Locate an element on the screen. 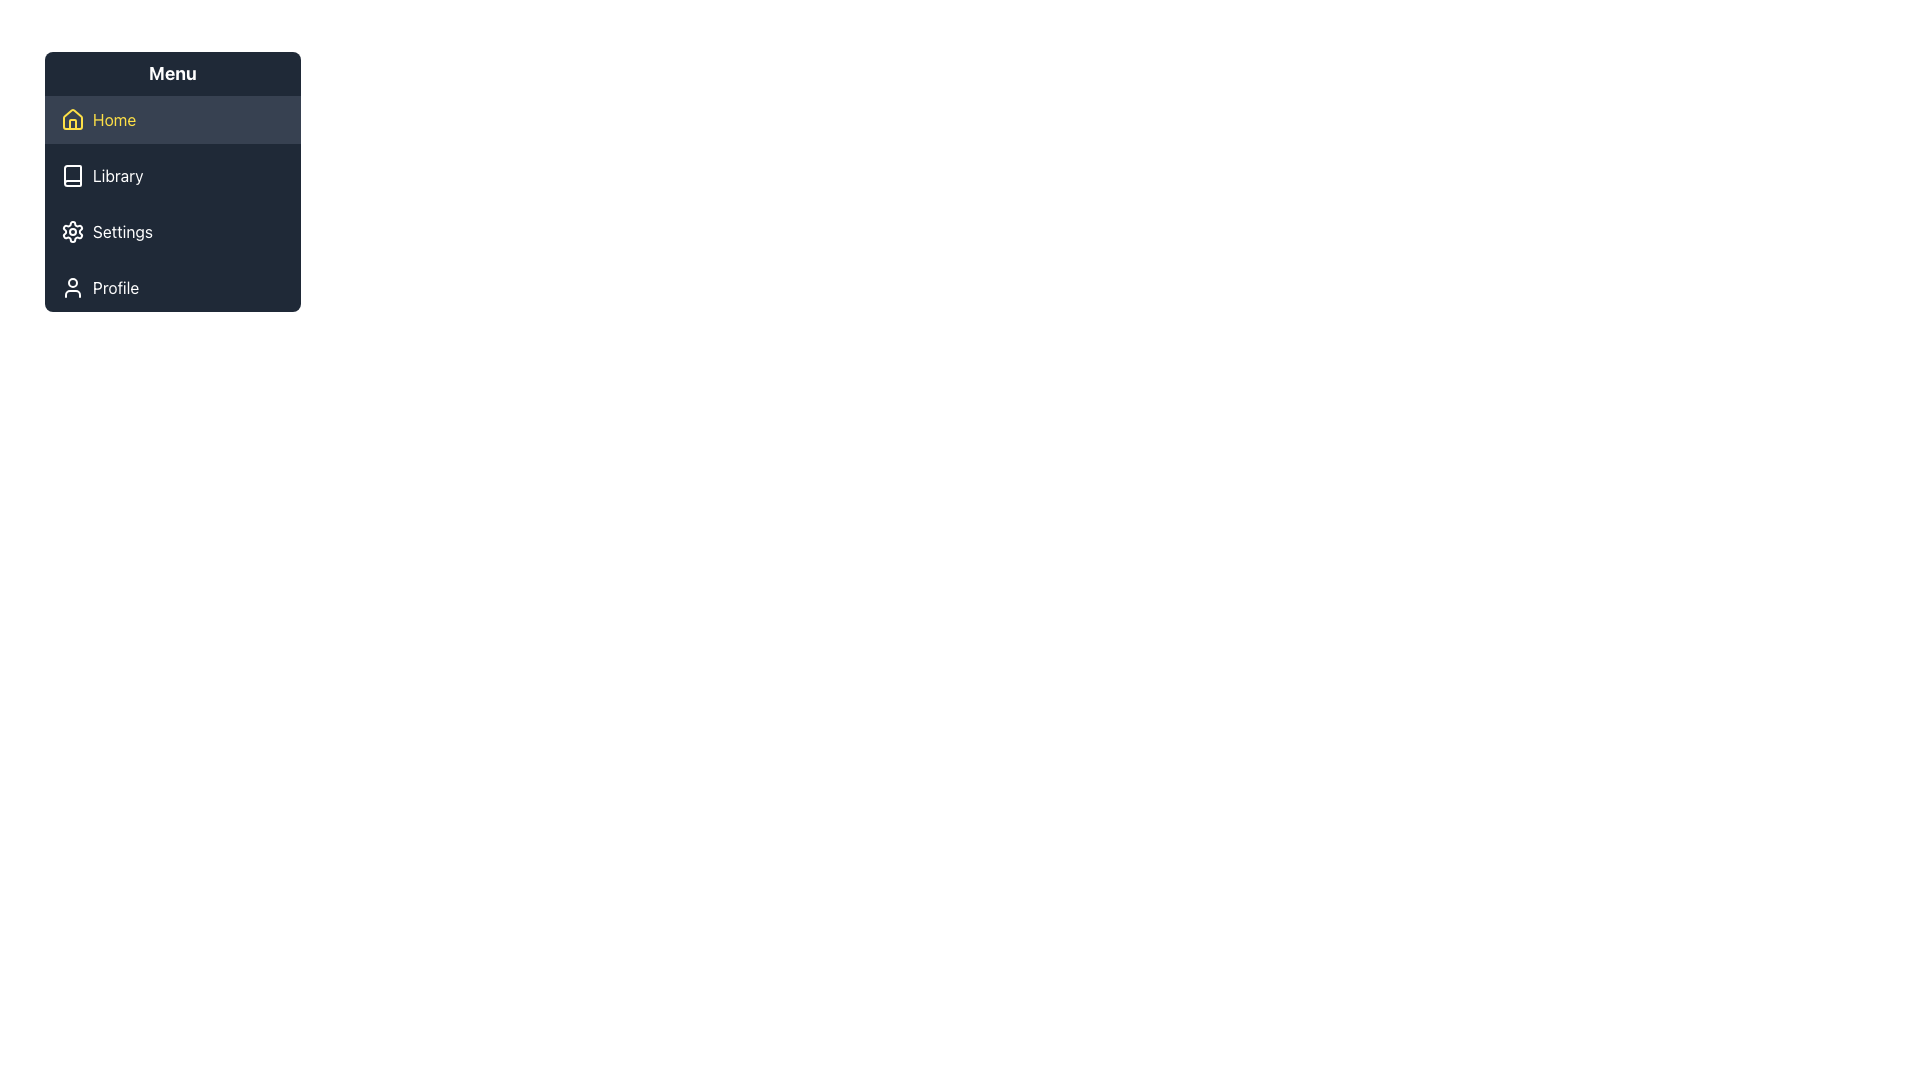 This screenshot has width=1920, height=1080. the first item in the vertical navigation menu is located at coordinates (172, 119).